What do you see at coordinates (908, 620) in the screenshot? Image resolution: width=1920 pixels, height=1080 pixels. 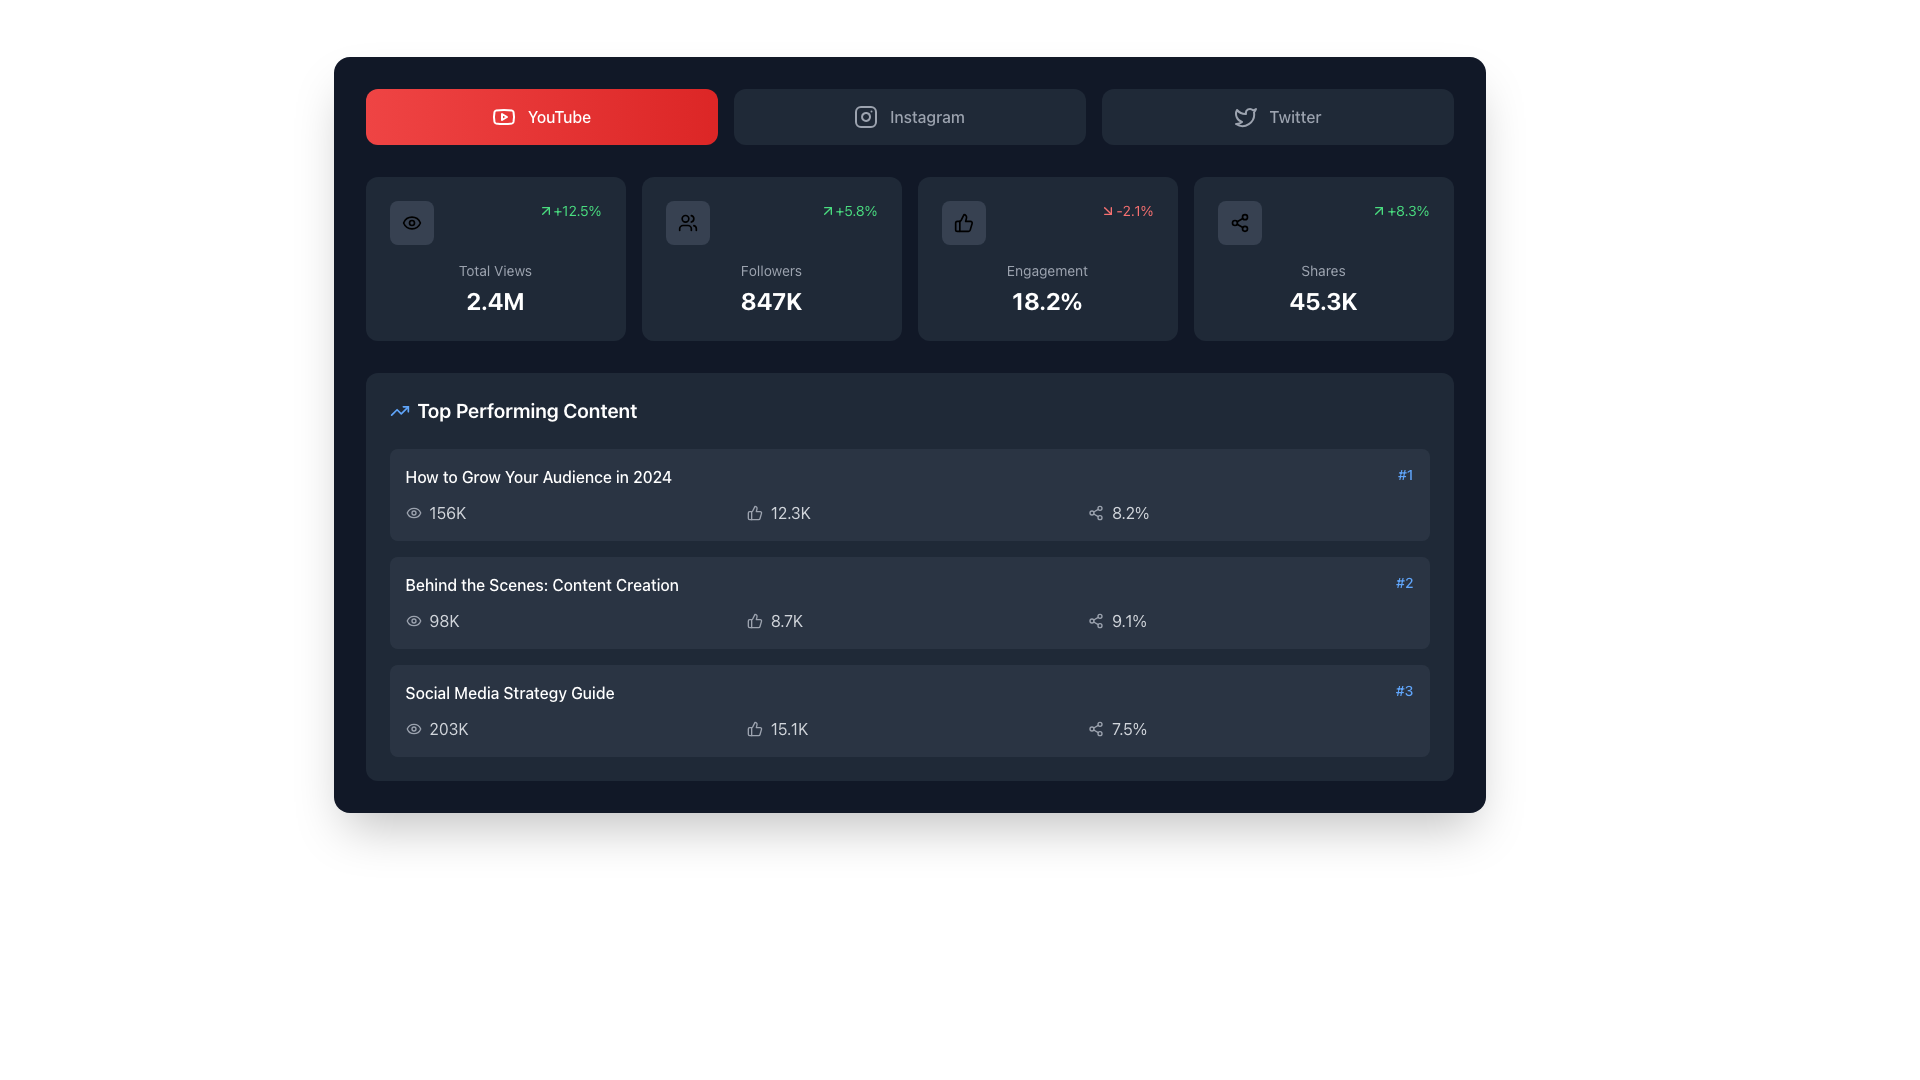 I see `the second item in the grid layout that presents the numerical value '8.7K', located between '98K' and '9.1%' in the content section titled 'Top Performing Content'` at bounding box center [908, 620].